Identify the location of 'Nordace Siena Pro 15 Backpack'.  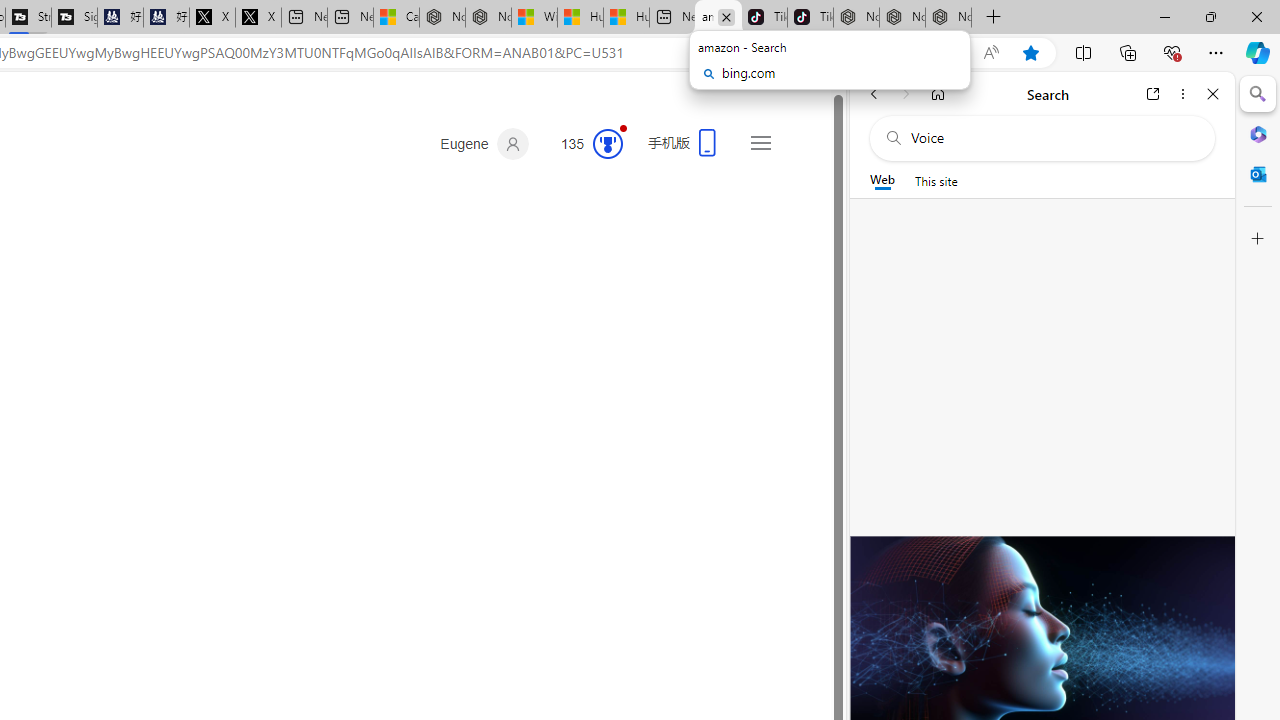
(901, 17).